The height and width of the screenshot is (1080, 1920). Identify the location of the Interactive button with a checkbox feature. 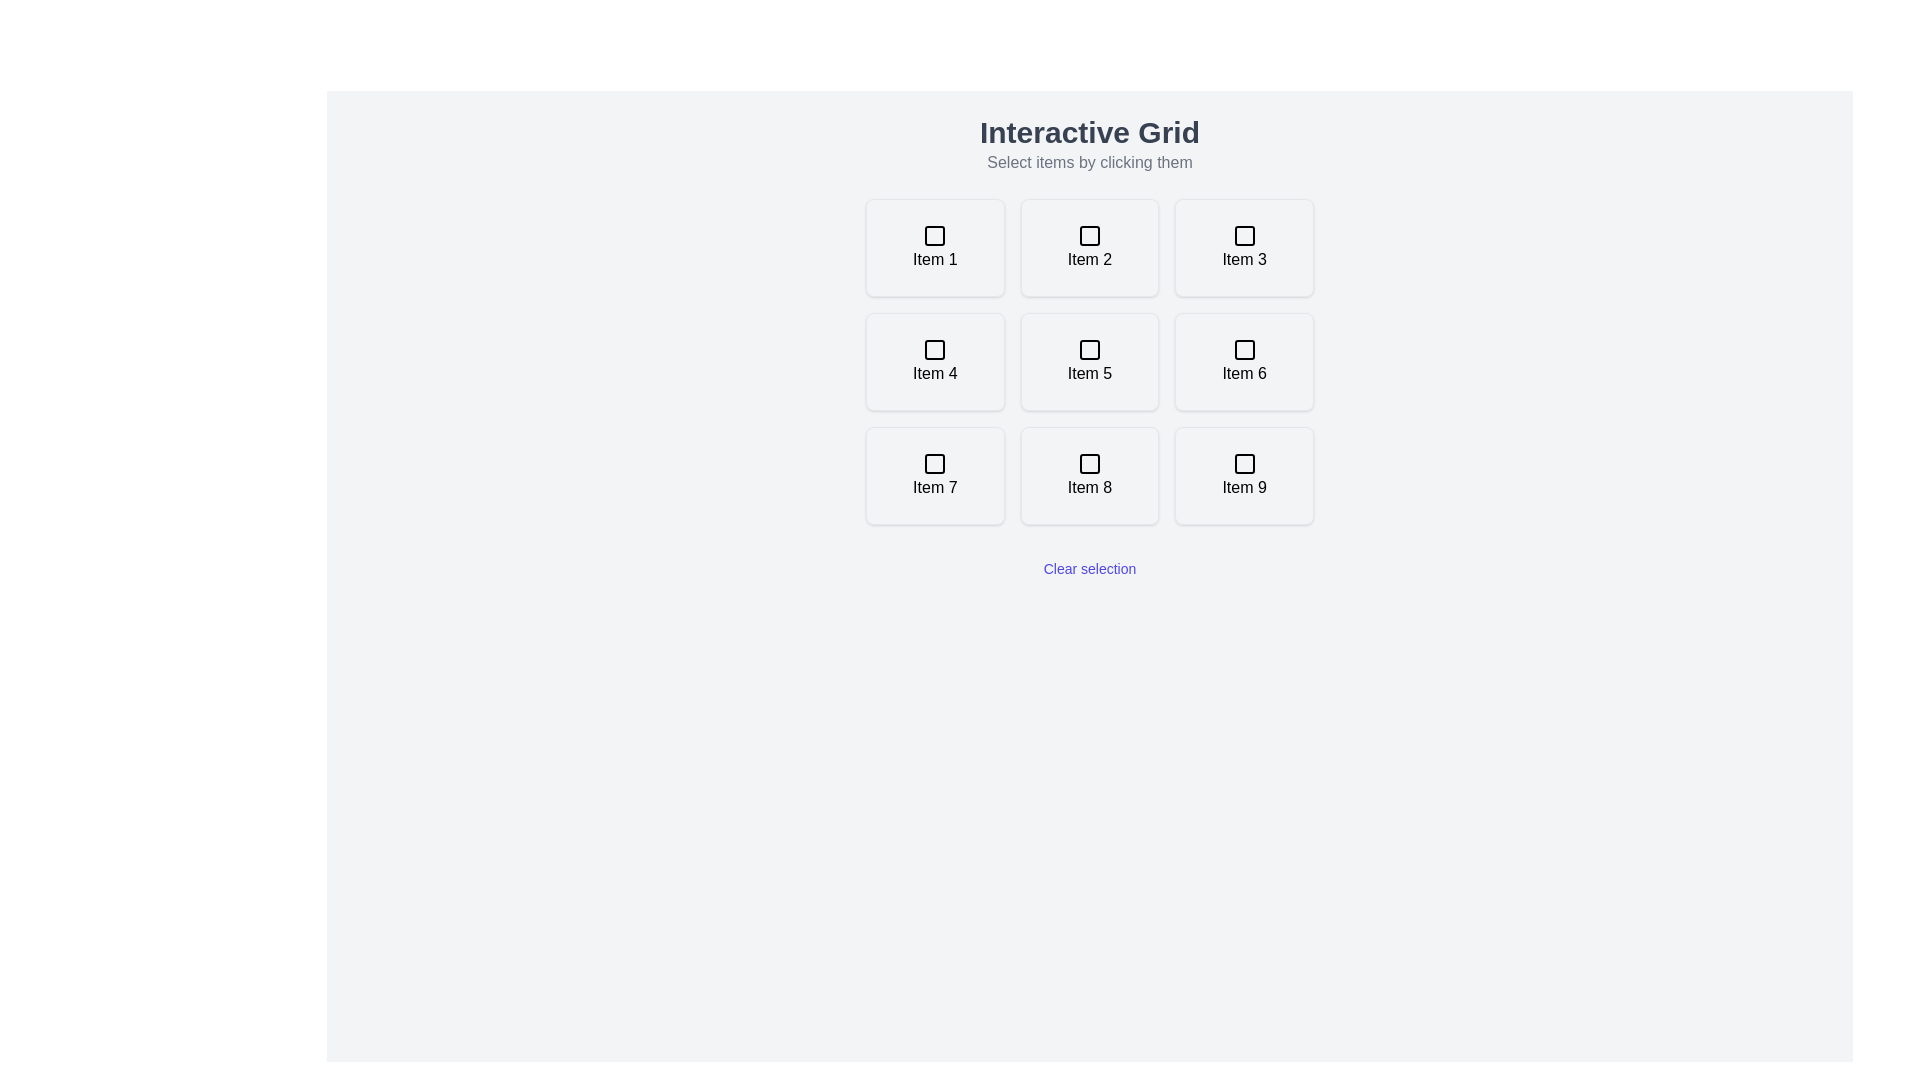
(1088, 246).